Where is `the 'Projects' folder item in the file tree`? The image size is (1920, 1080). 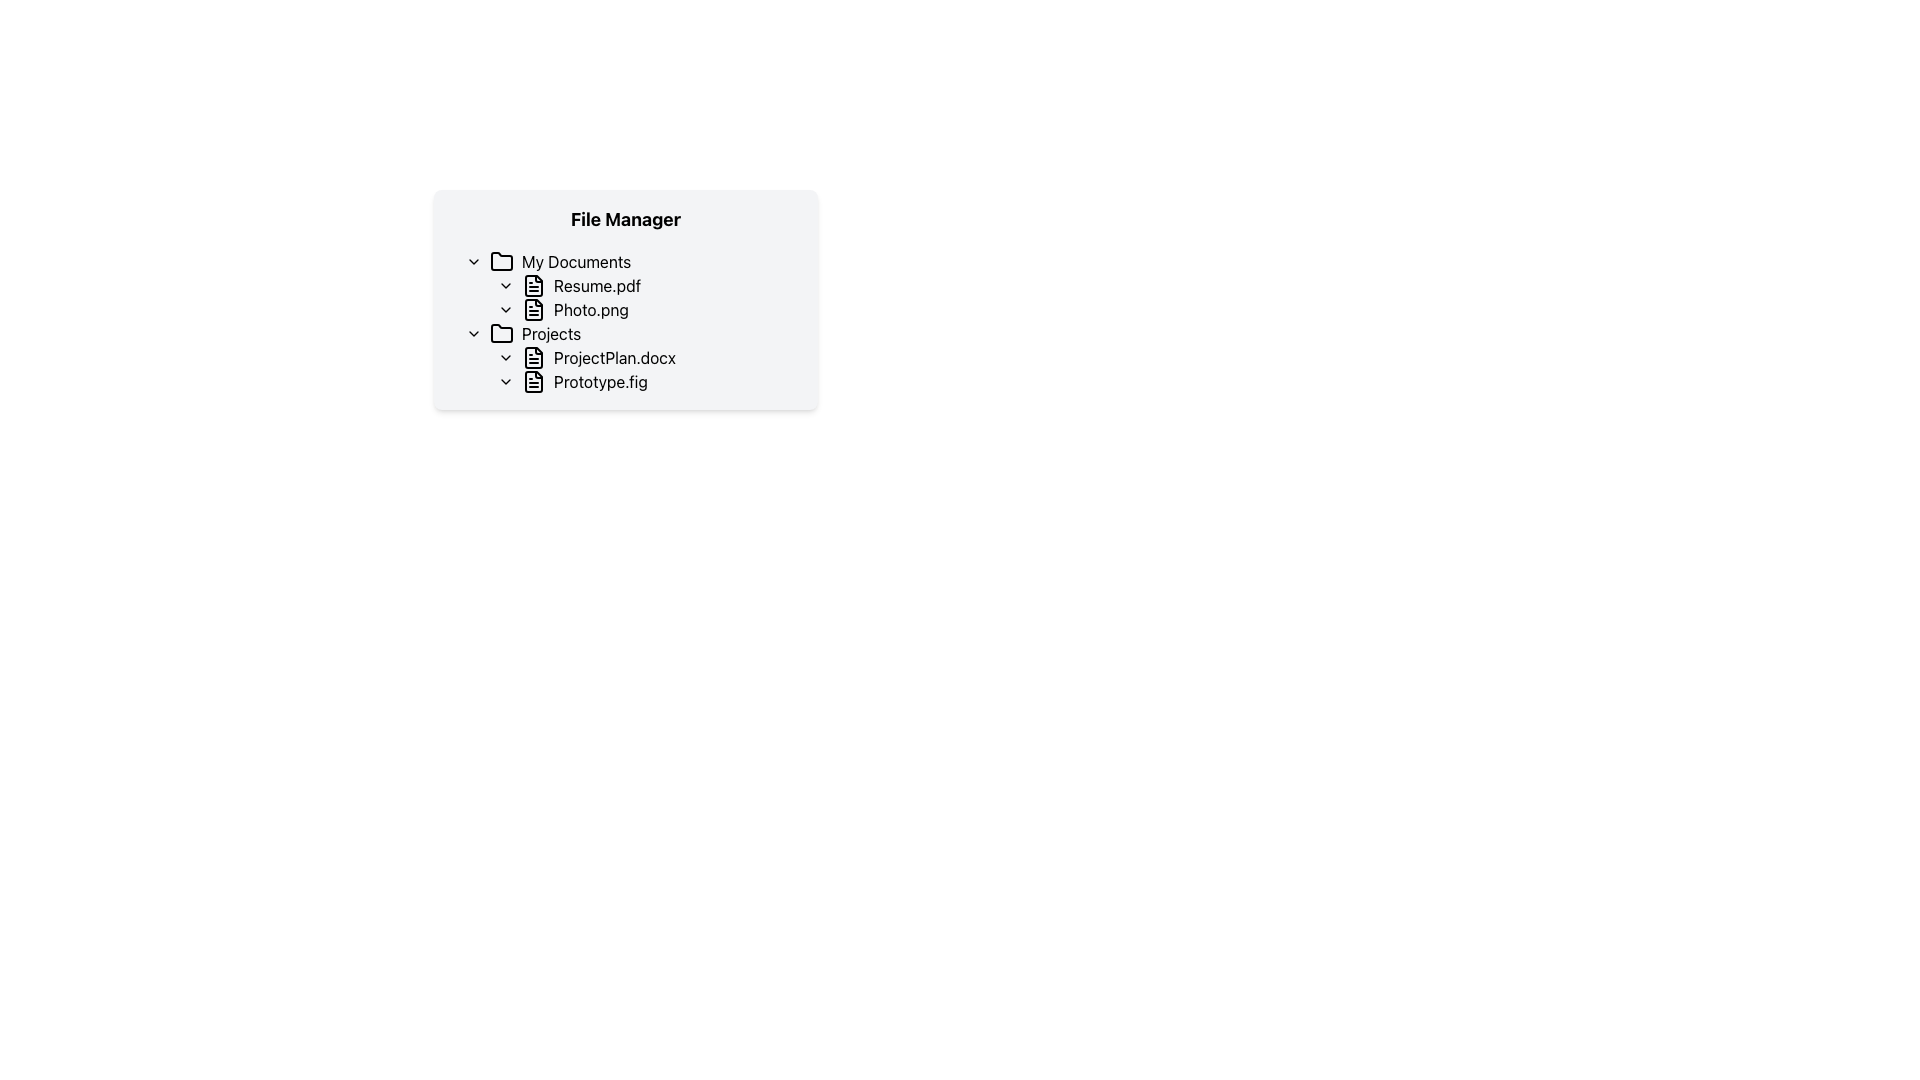
the 'Projects' folder item in the file tree is located at coordinates (632, 333).